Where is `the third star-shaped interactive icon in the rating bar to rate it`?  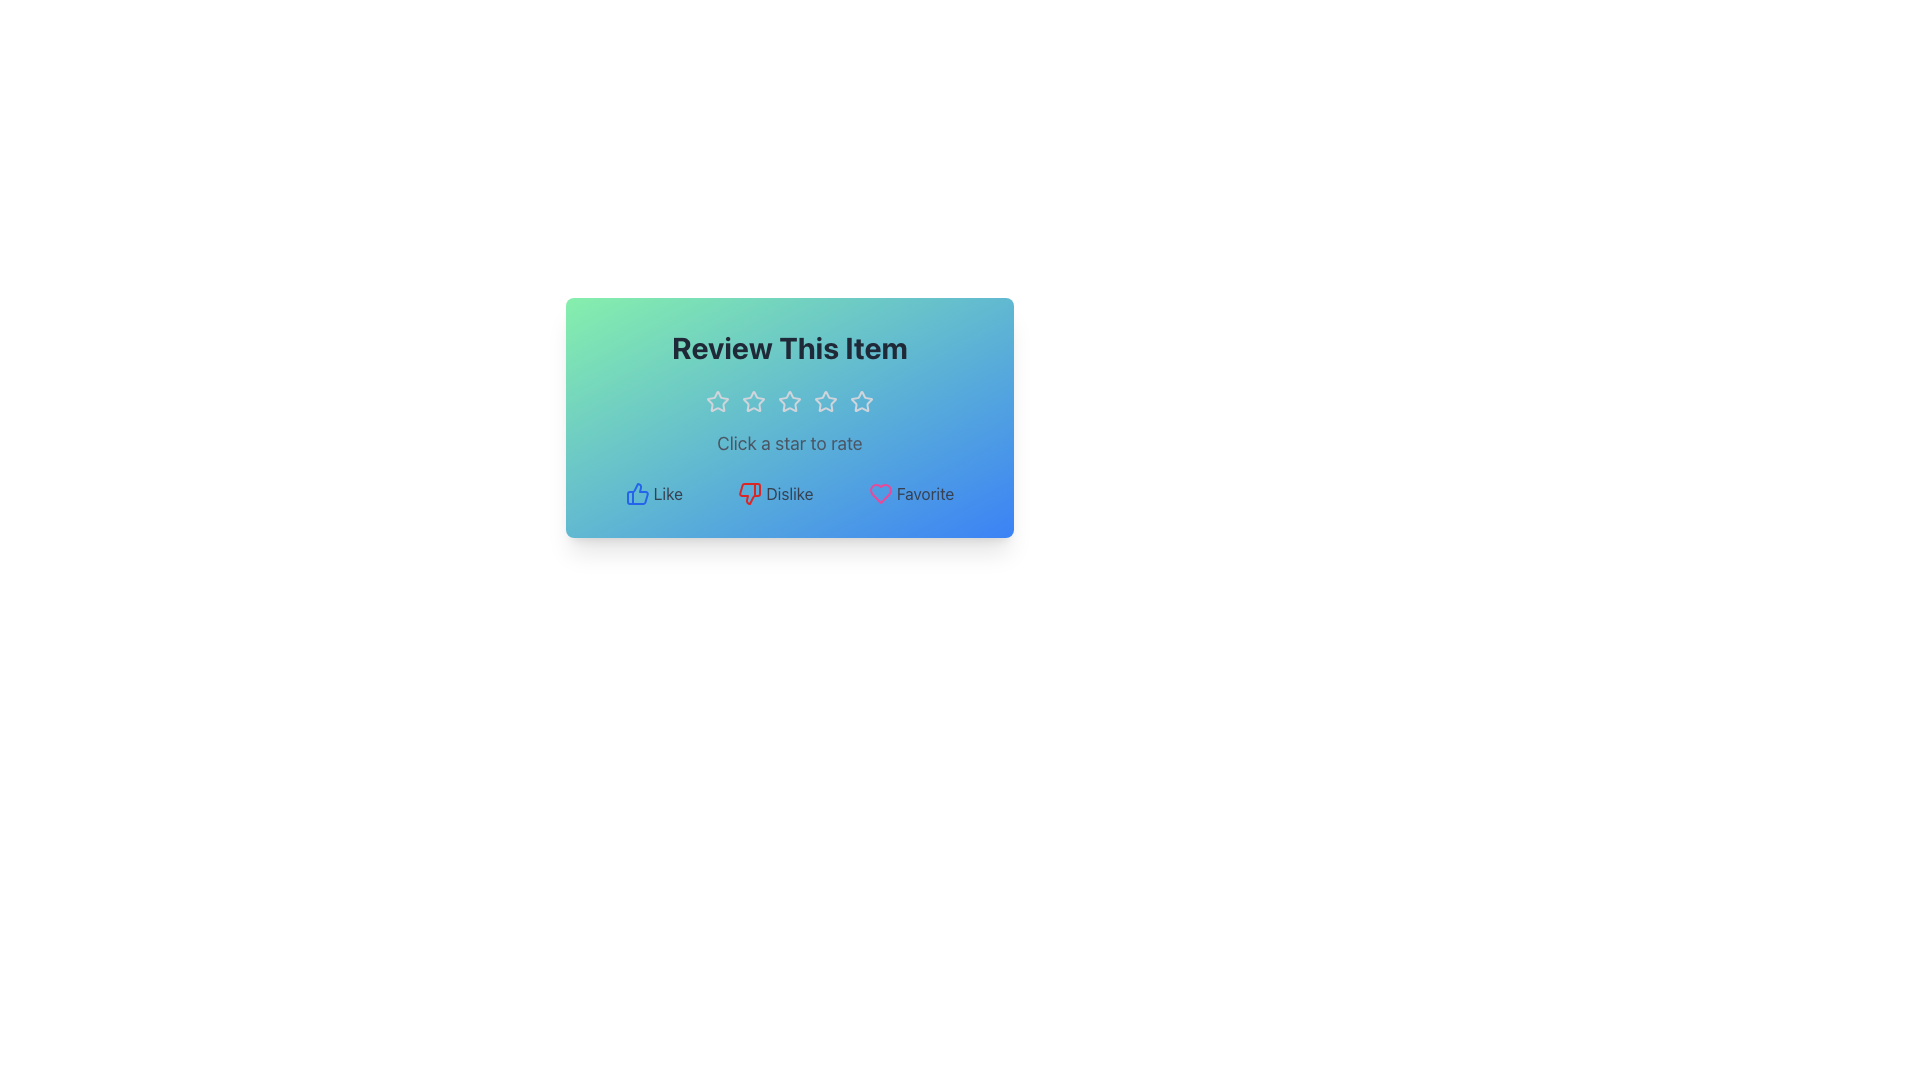 the third star-shaped interactive icon in the rating bar to rate it is located at coordinates (825, 401).